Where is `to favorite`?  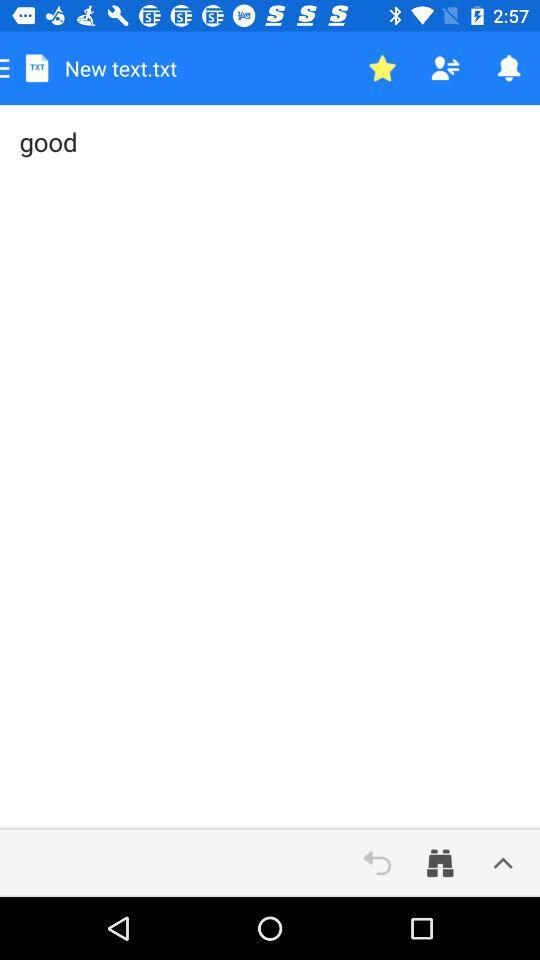
to favorite is located at coordinates (382, 68).